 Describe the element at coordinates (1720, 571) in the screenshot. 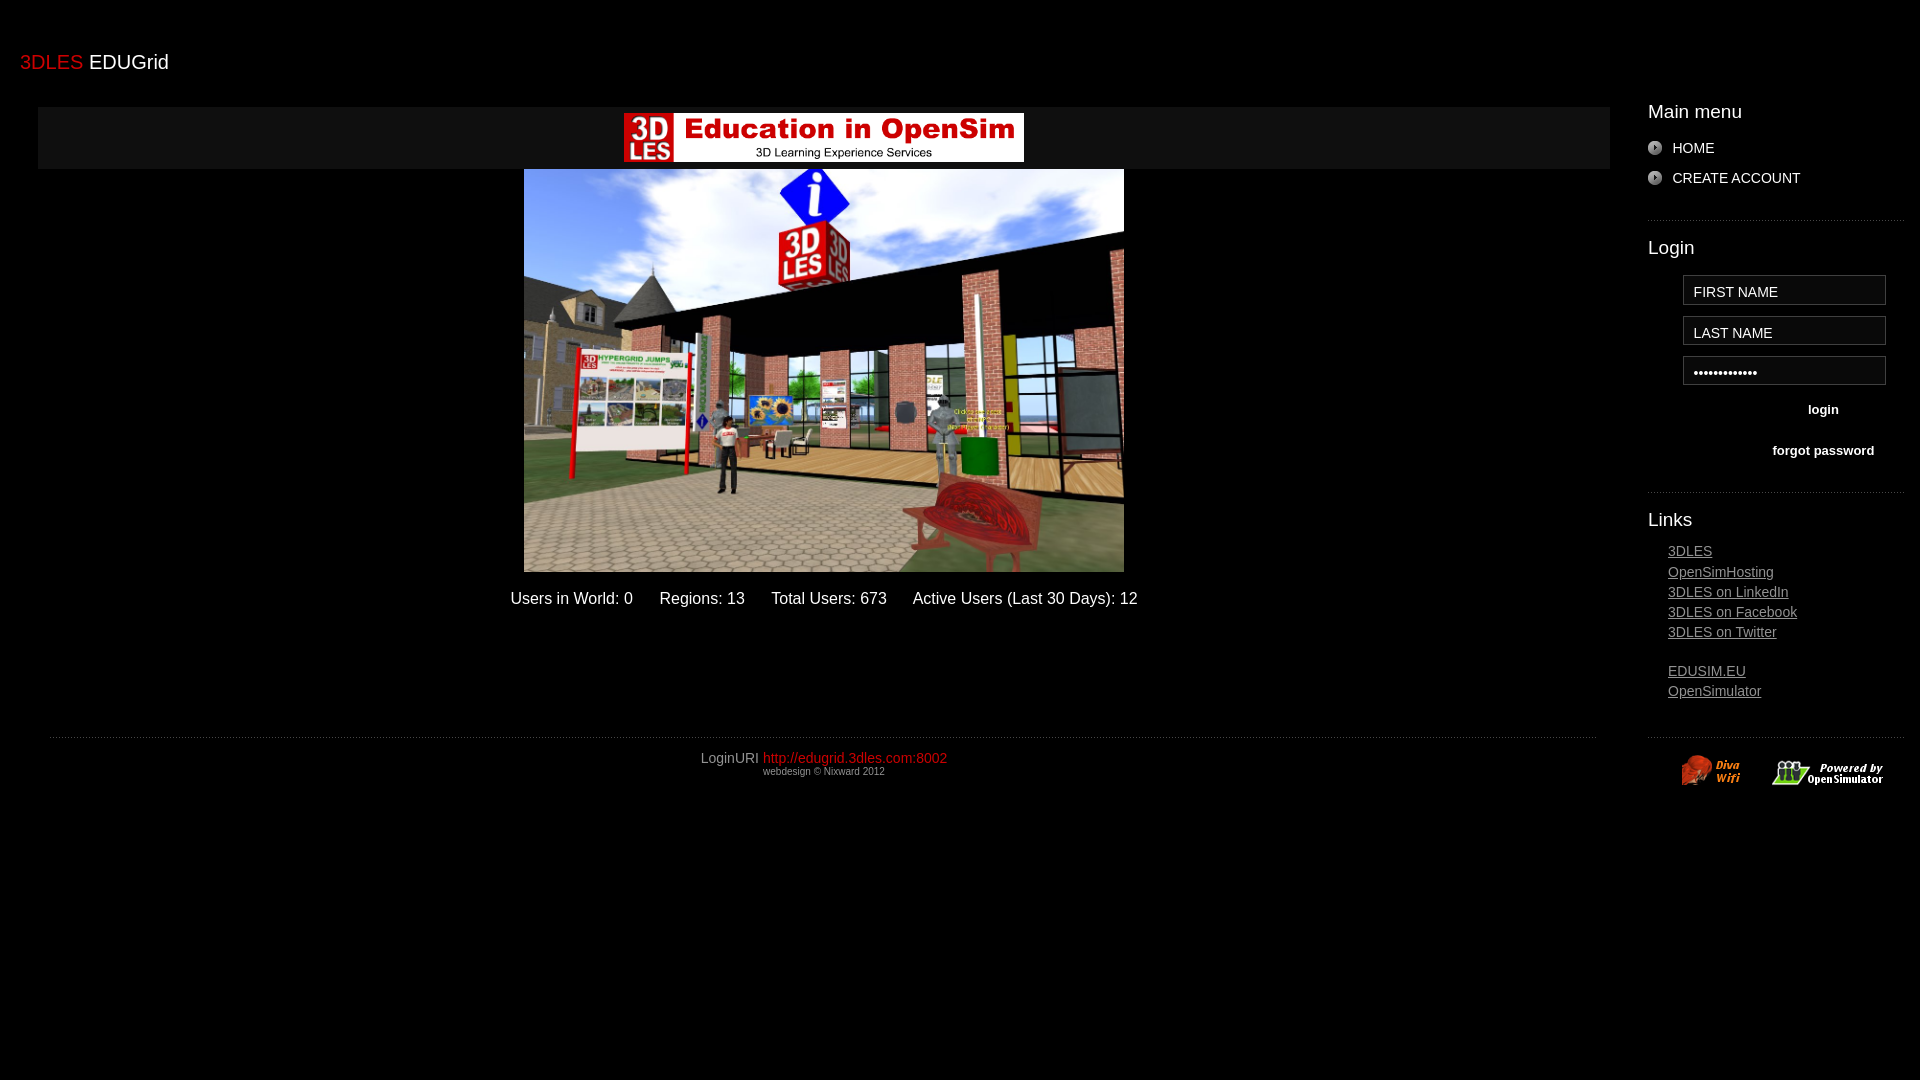

I see `'OpenSimHosting'` at that location.